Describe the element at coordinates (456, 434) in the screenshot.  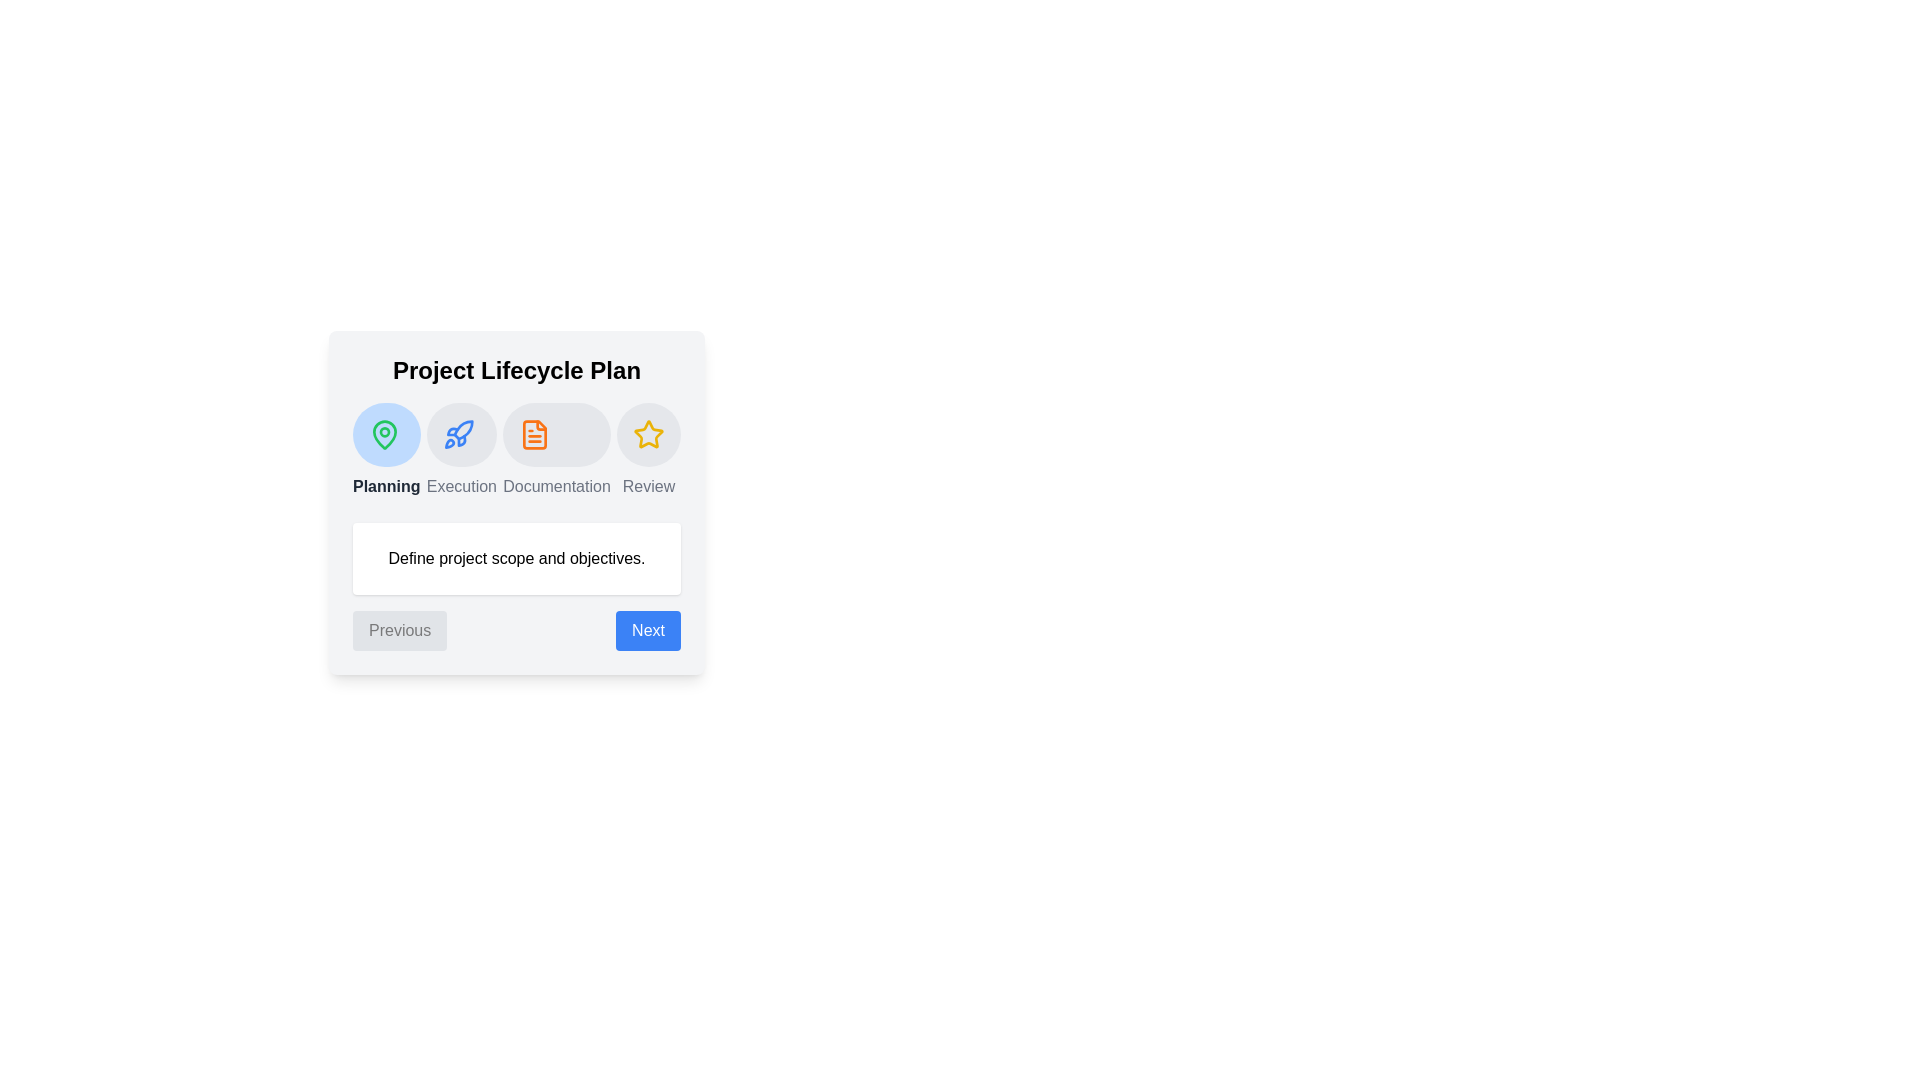
I see `the phase Execution by clicking on its icon or title` at that location.